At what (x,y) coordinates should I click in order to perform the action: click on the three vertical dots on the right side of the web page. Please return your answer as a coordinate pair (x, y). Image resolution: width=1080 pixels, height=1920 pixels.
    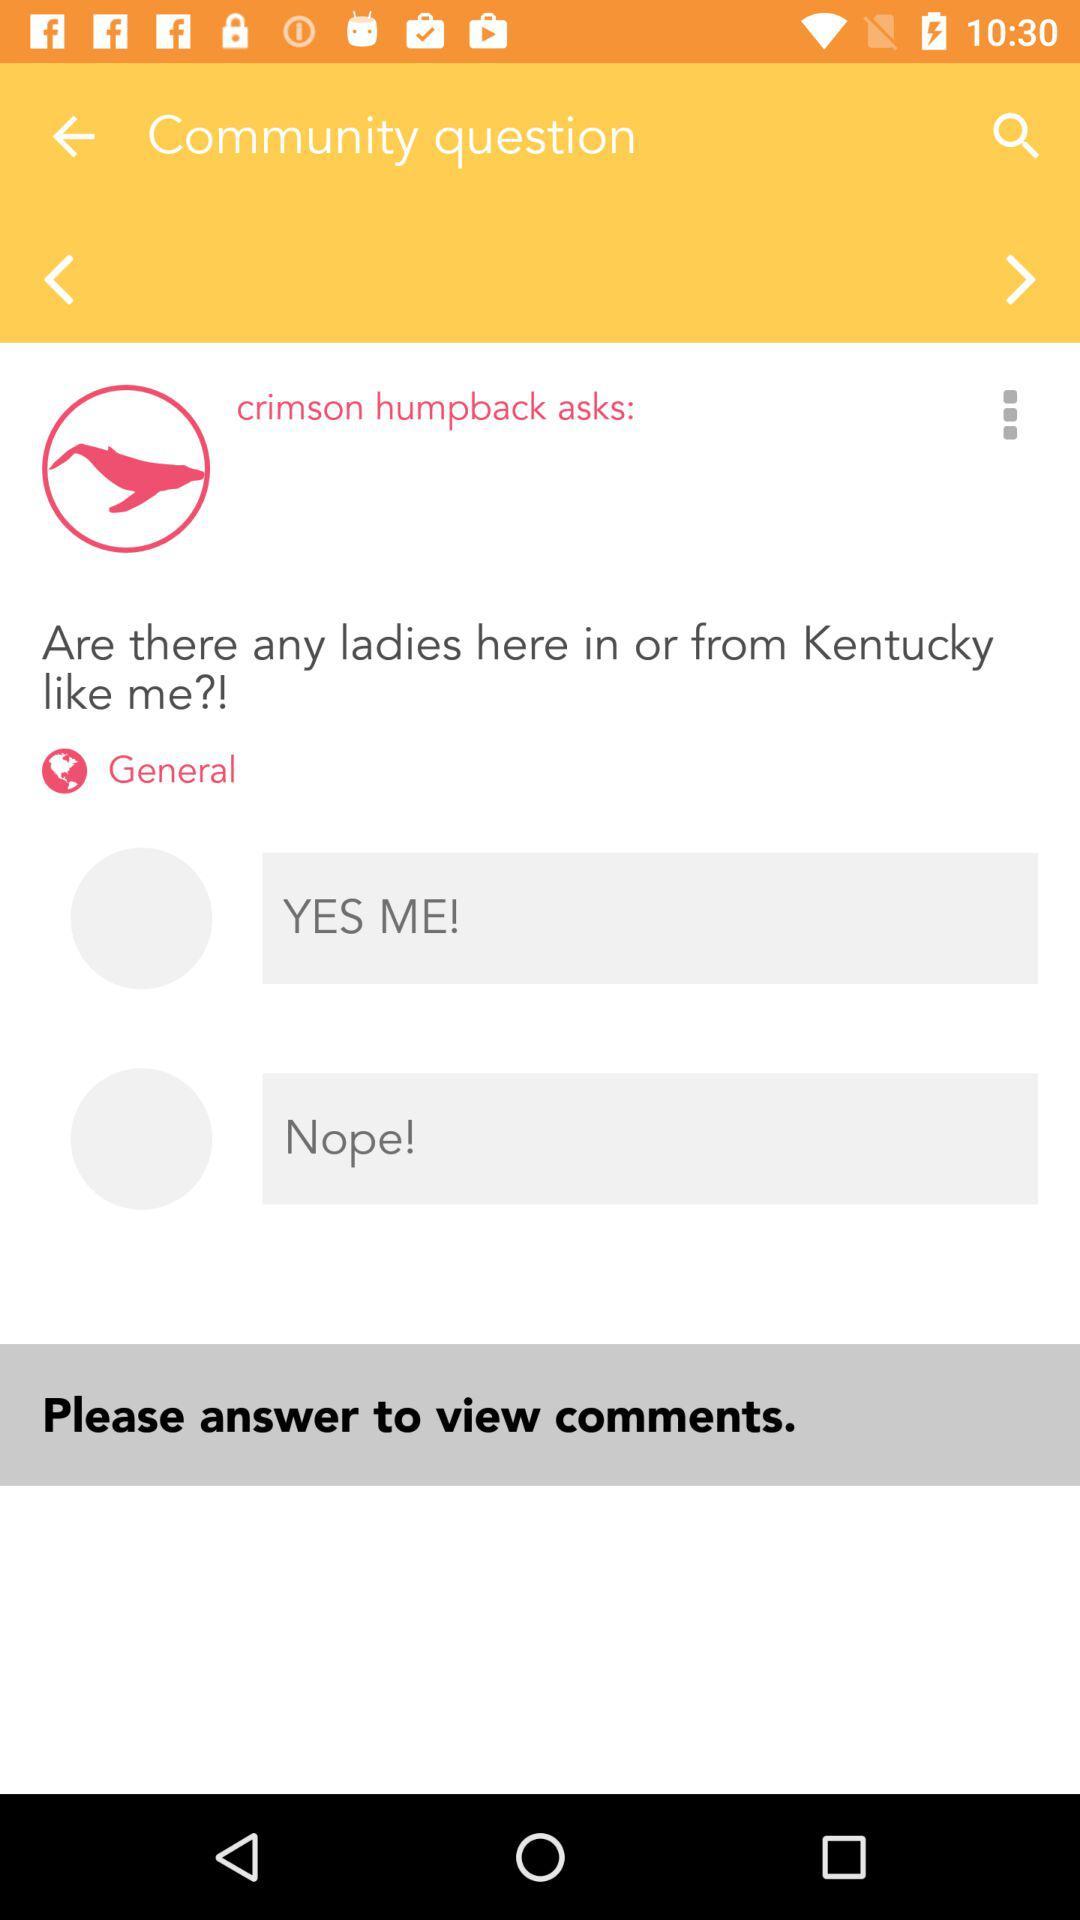
    Looking at the image, I should click on (1010, 416).